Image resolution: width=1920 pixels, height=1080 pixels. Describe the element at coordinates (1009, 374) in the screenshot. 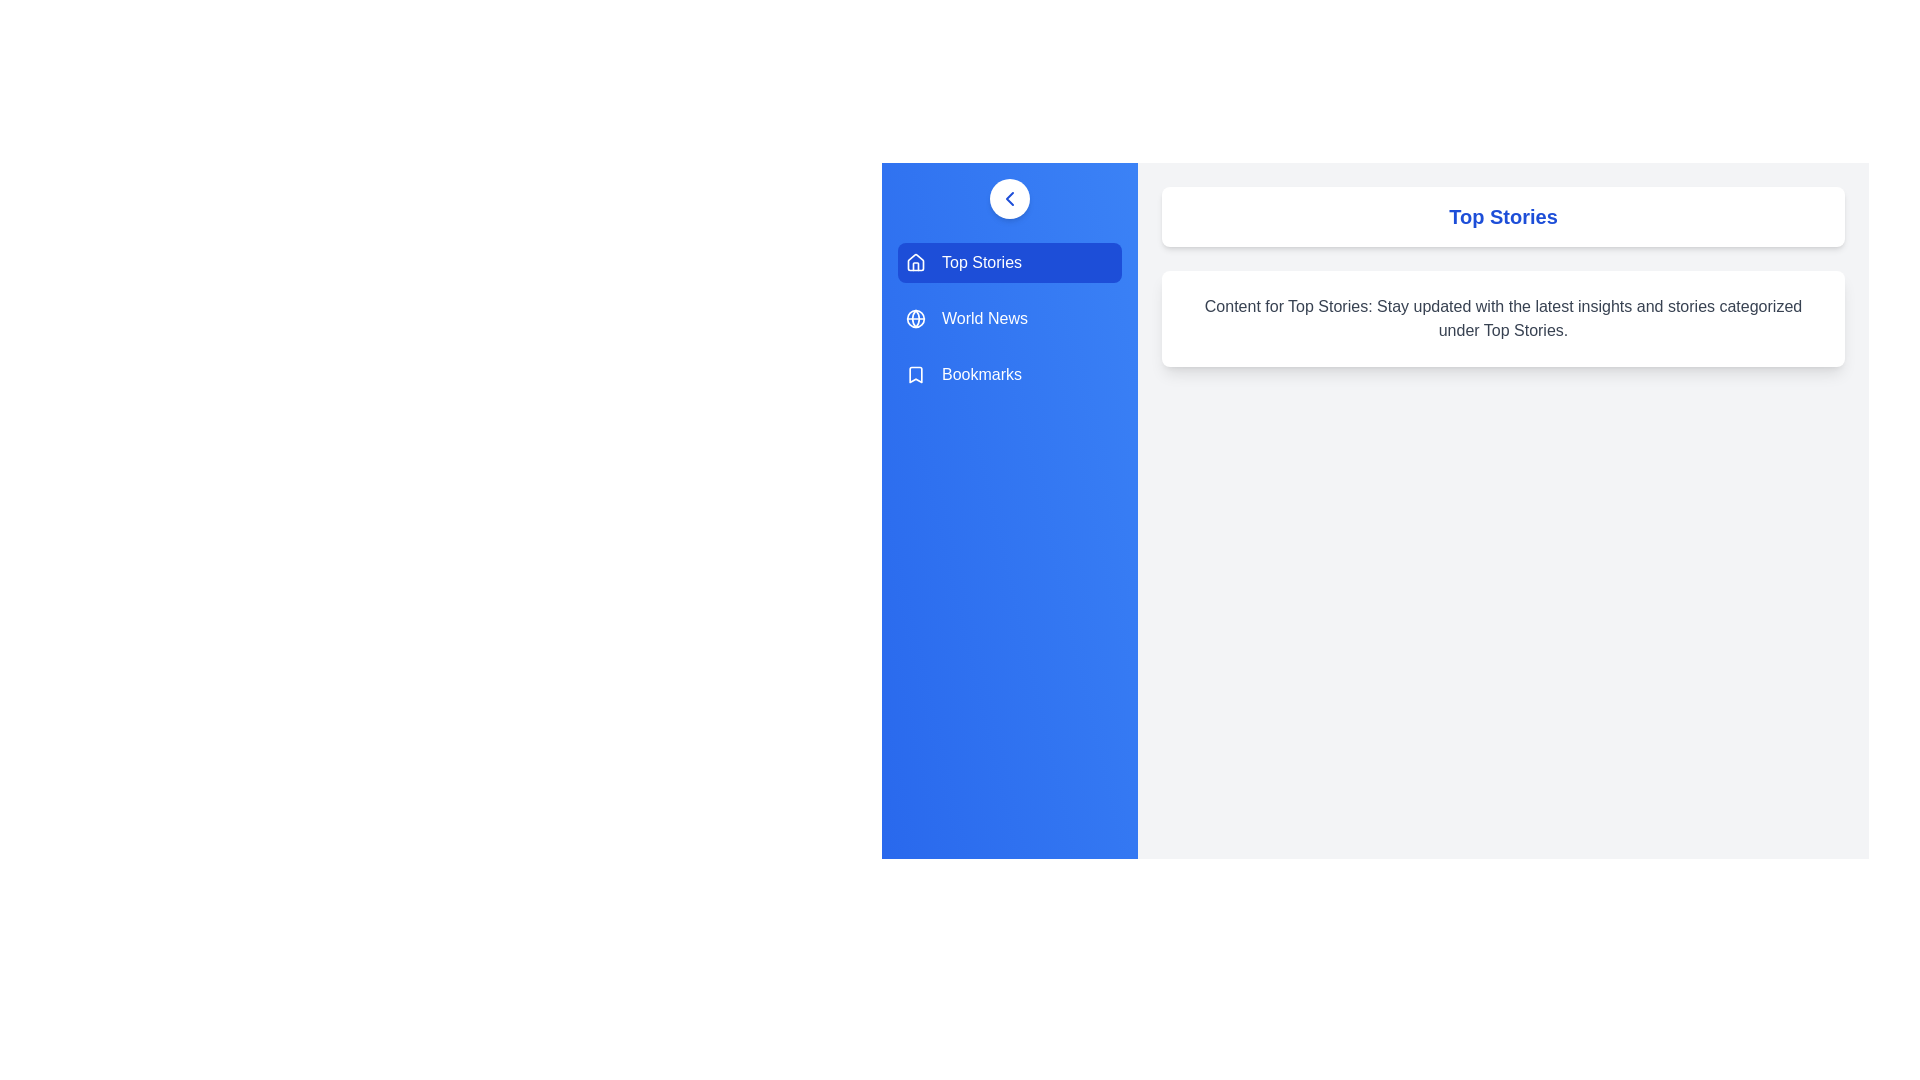

I see `the category Bookmarks from the list` at that location.